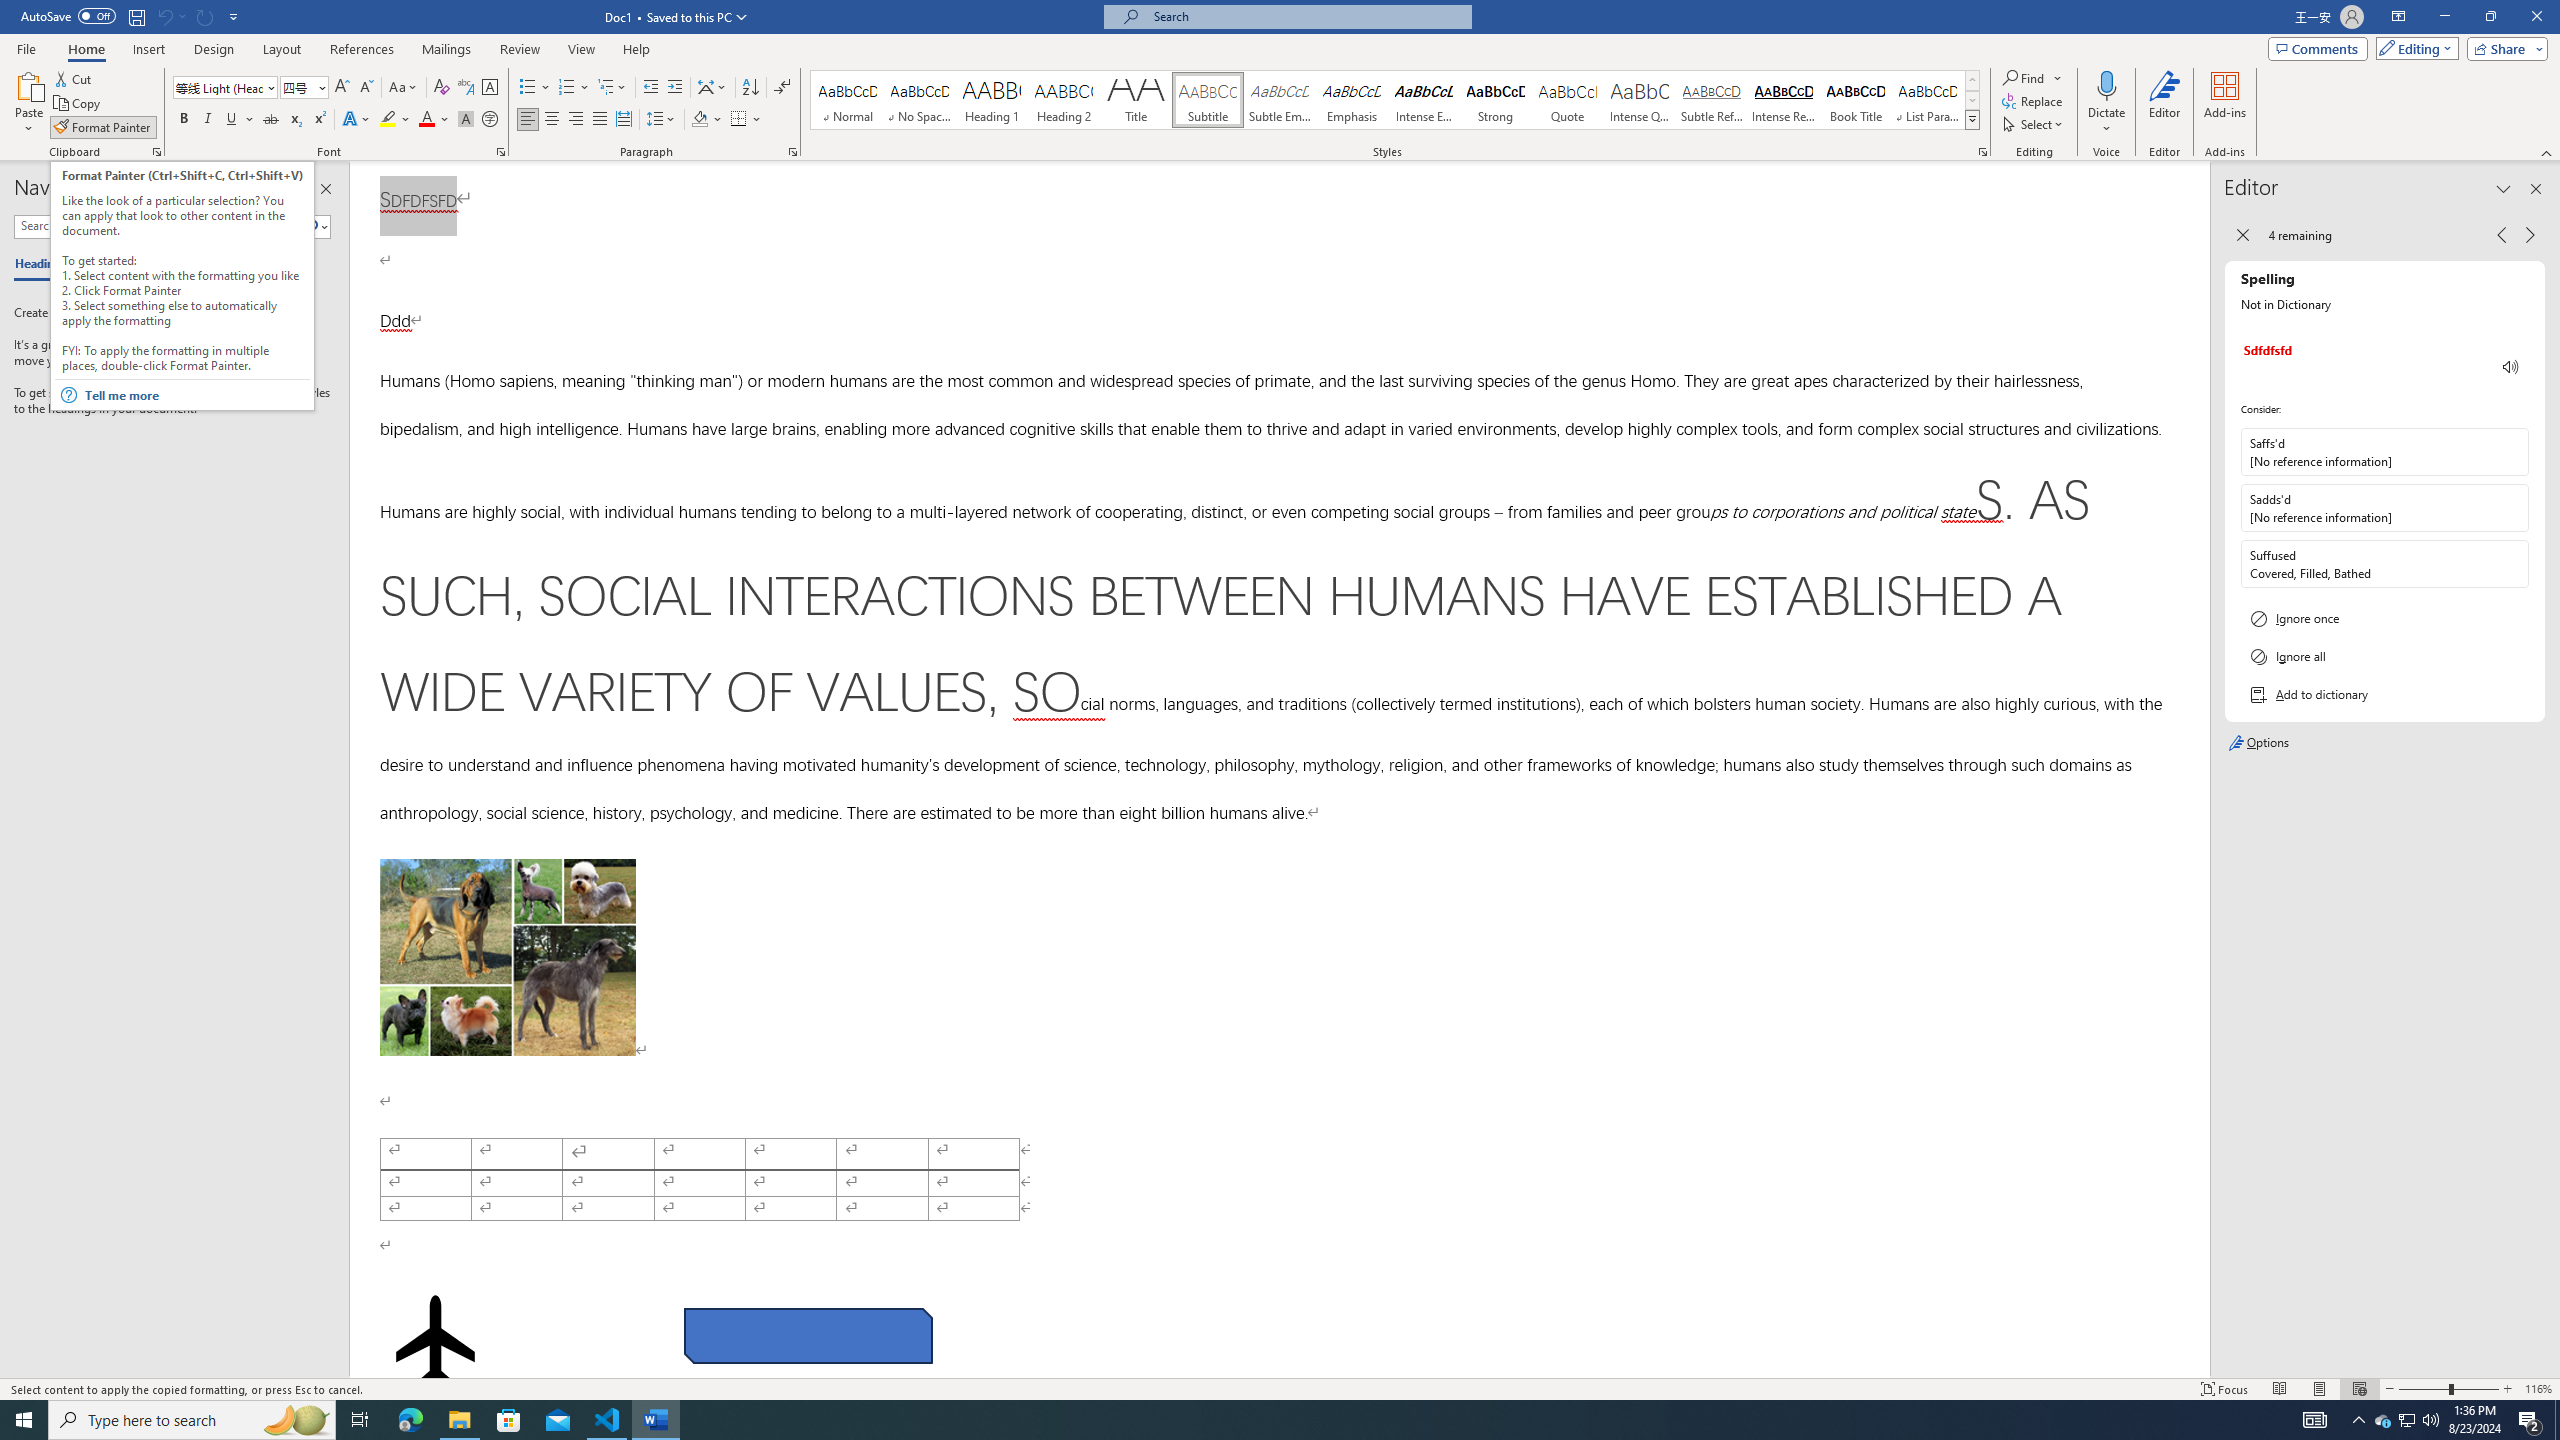 The width and height of the screenshot is (2560, 1440). What do you see at coordinates (2443, 16) in the screenshot?
I see `'Minimize'` at bounding box center [2443, 16].